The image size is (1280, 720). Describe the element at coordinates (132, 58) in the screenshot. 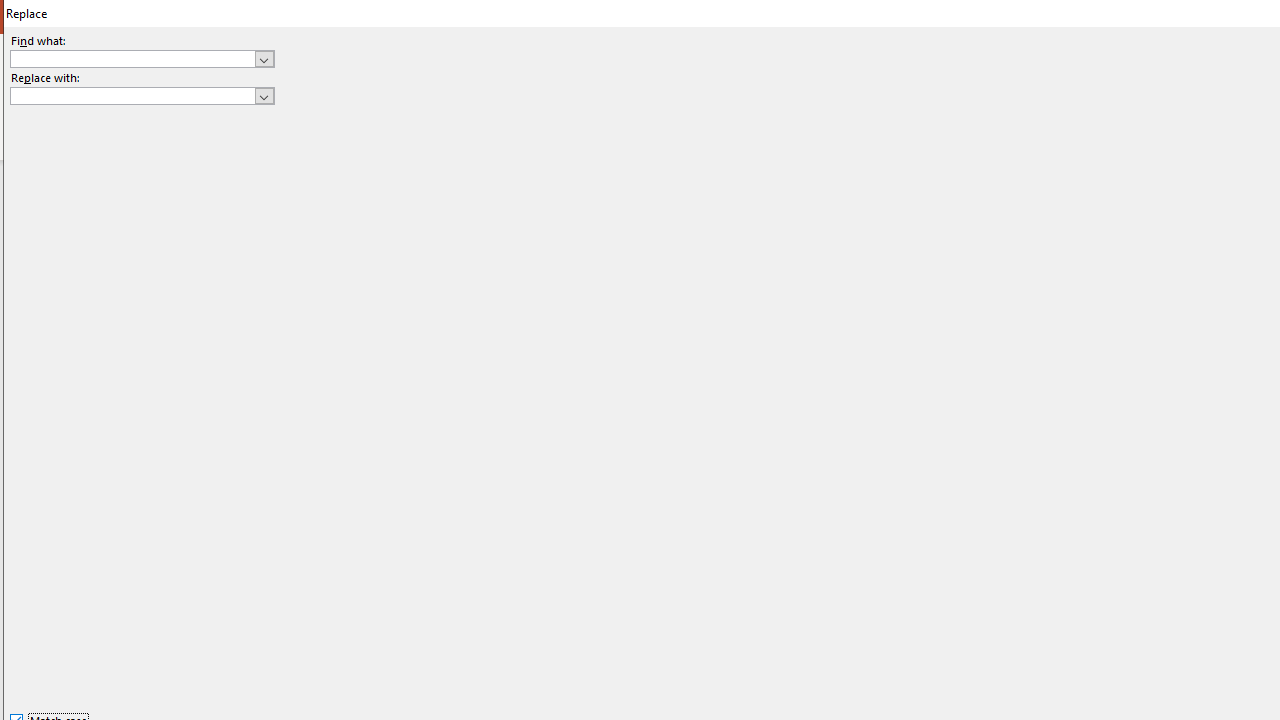

I see `'Find what'` at that location.